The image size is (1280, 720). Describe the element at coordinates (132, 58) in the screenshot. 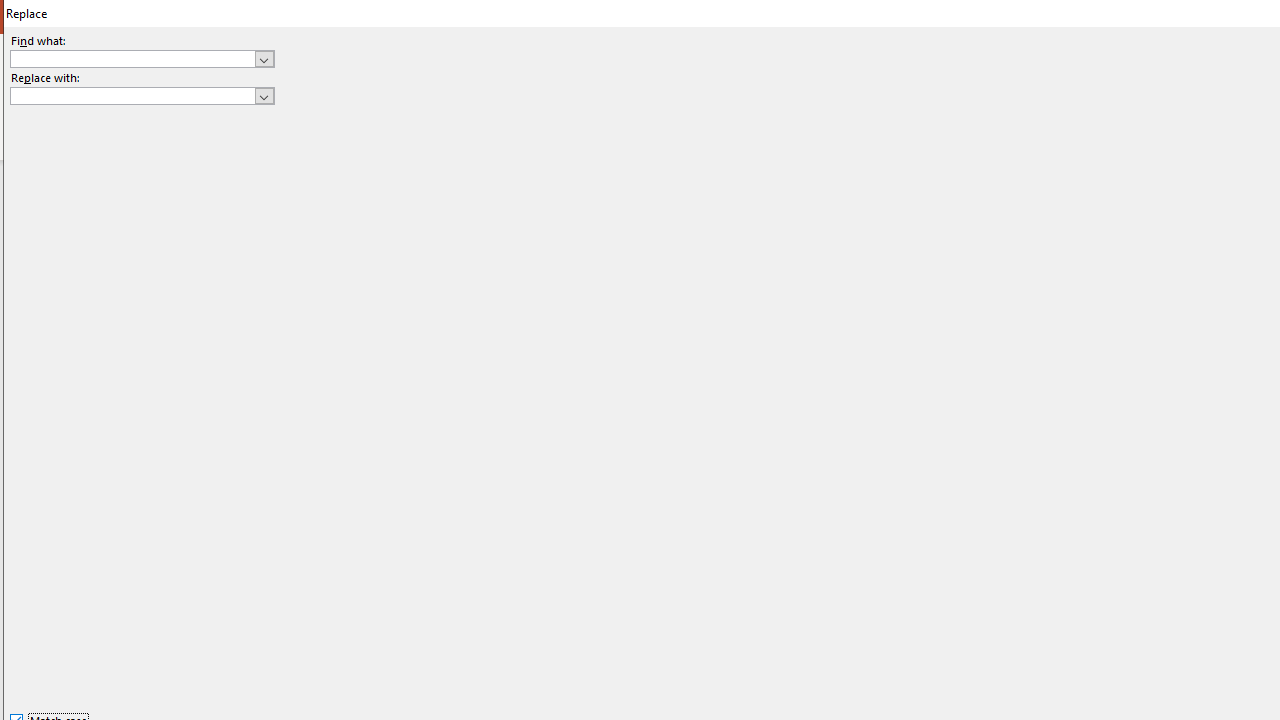

I see `'Find what'` at that location.